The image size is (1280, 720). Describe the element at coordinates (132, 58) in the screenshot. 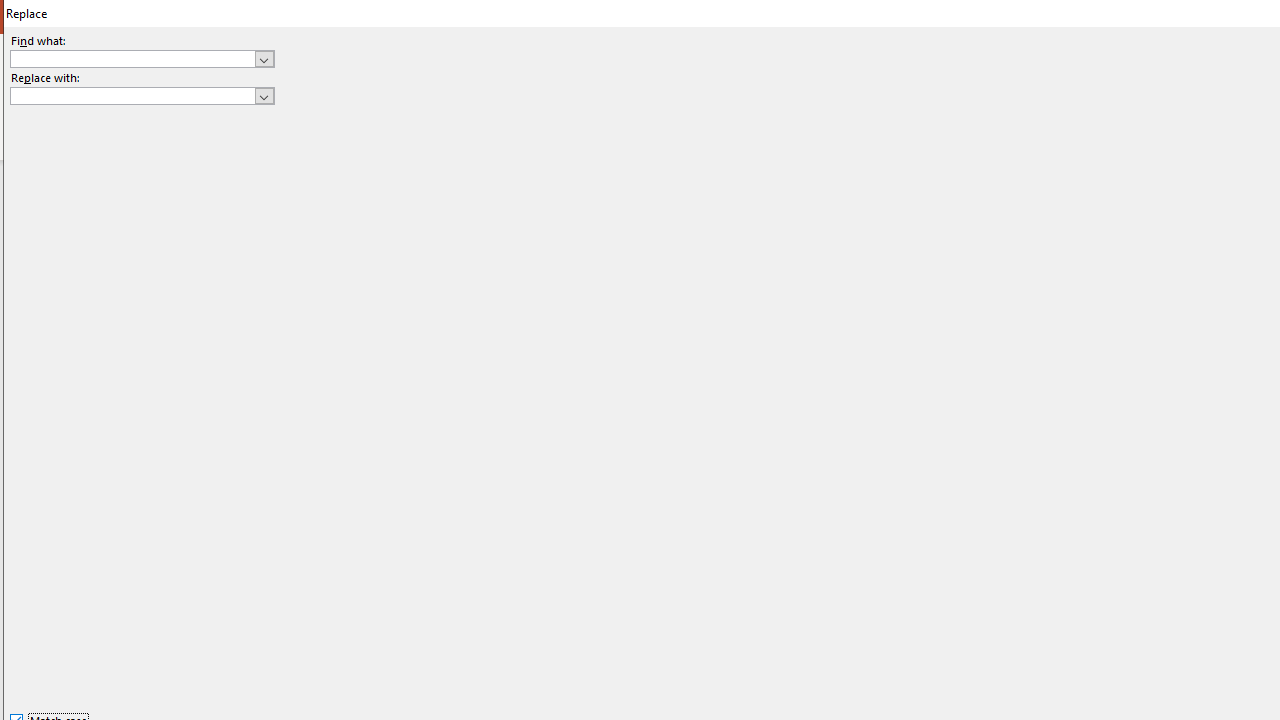

I see `'Find what'` at that location.